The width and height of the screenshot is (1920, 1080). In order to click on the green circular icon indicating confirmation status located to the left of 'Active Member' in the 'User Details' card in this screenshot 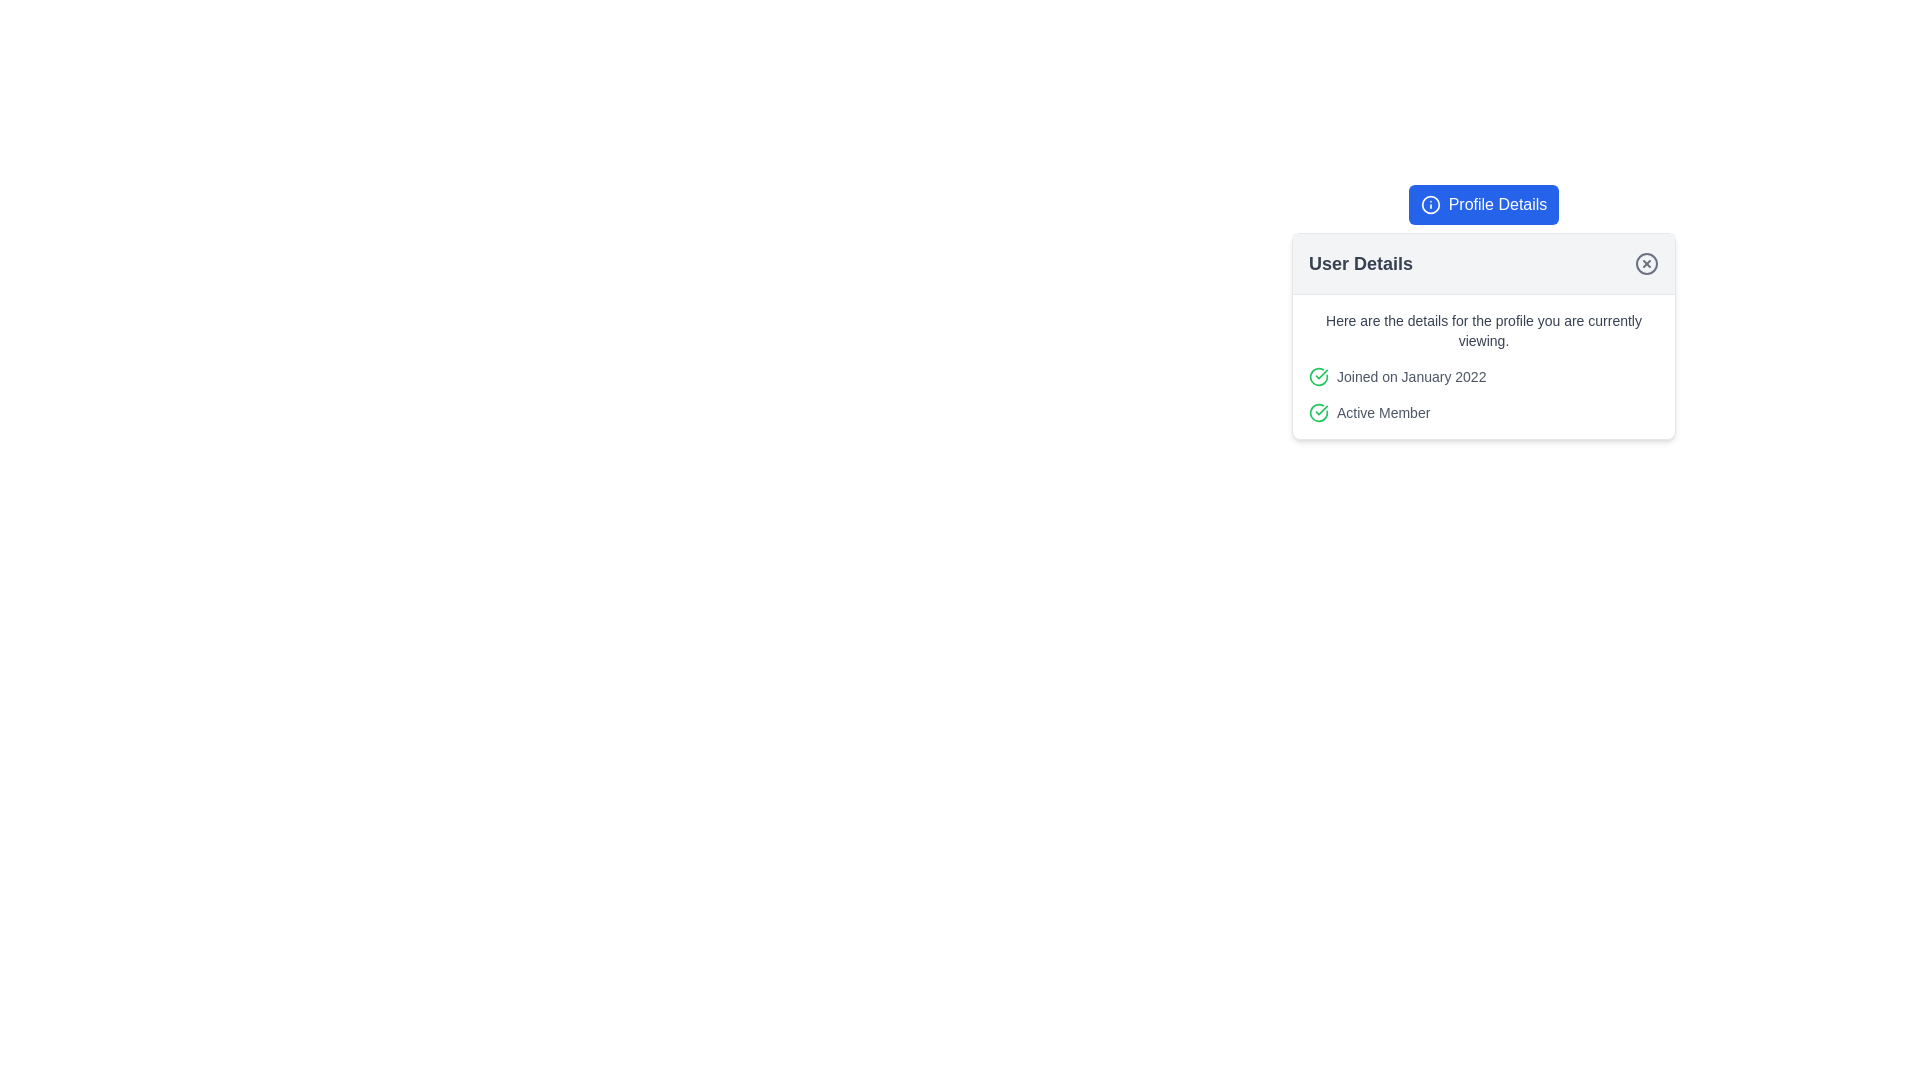, I will do `click(1319, 411)`.